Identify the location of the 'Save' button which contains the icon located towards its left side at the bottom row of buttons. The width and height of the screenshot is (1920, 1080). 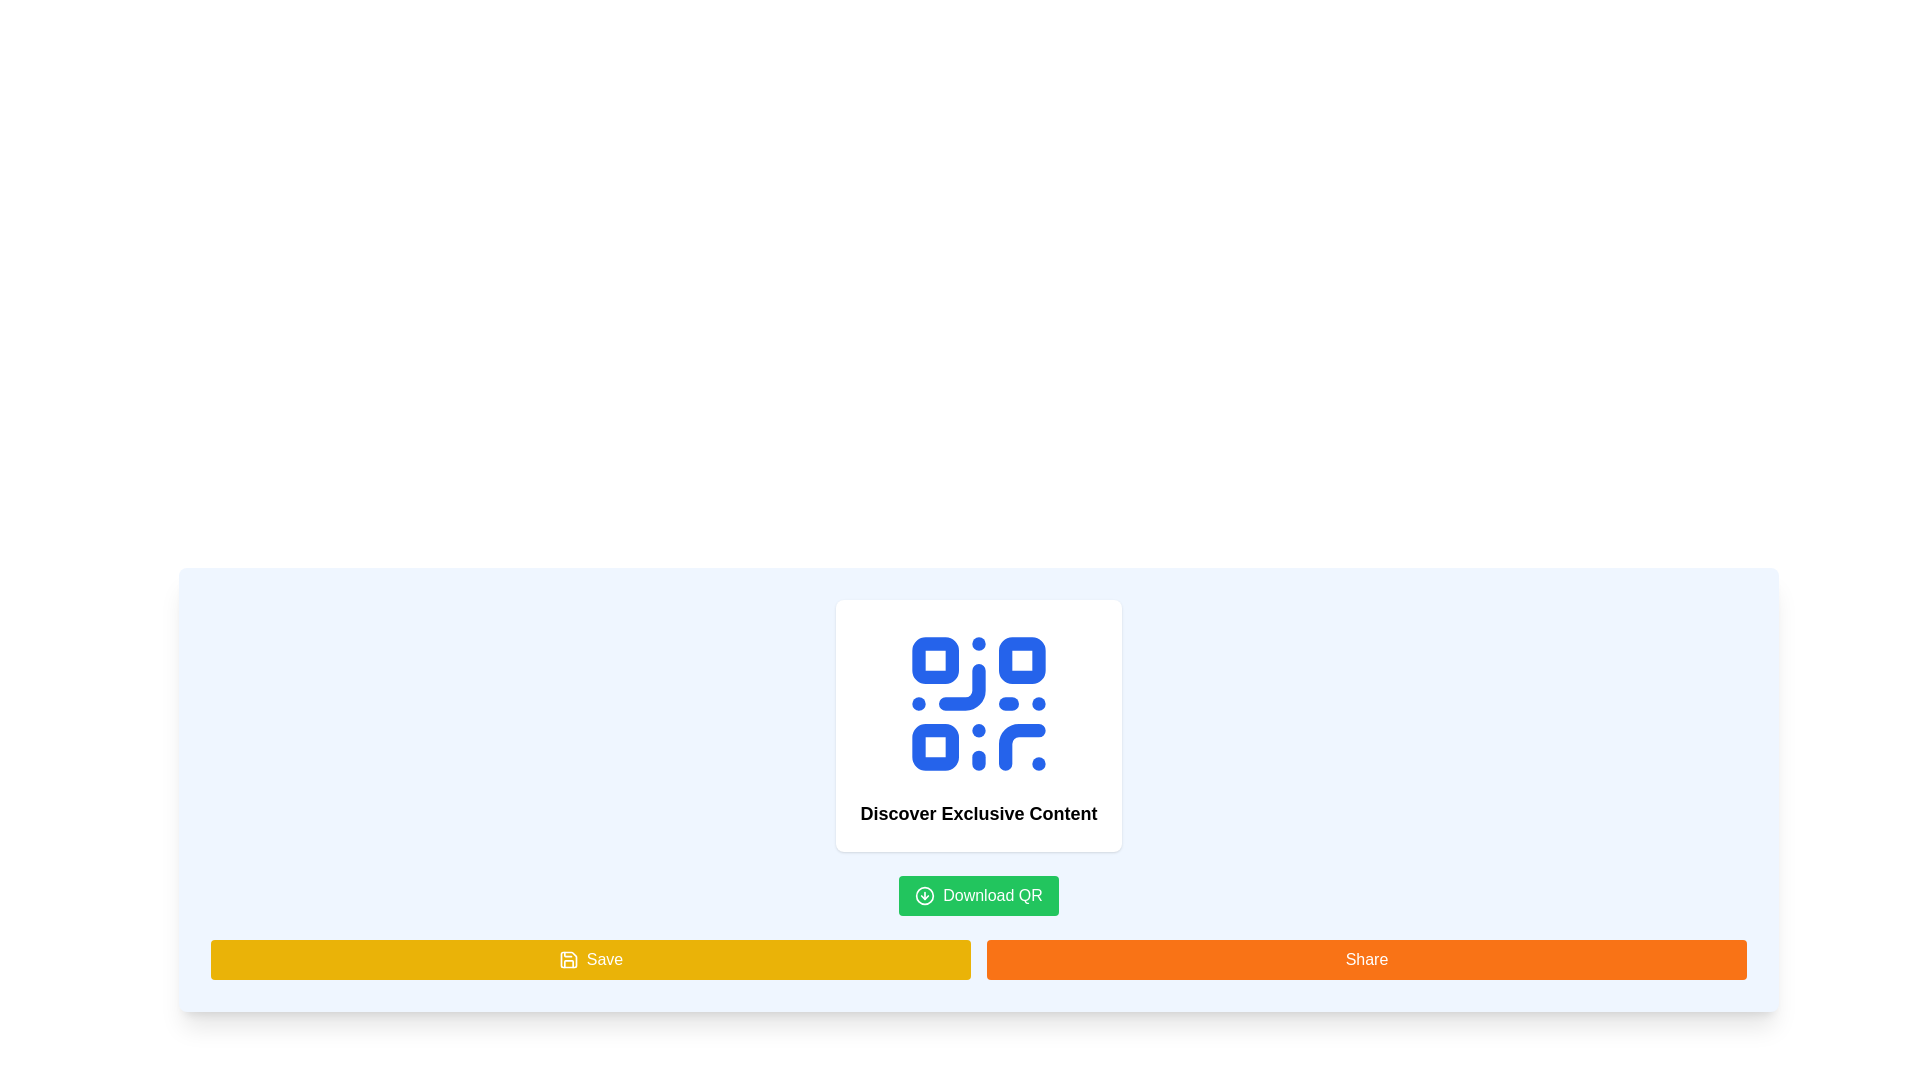
(567, 959).